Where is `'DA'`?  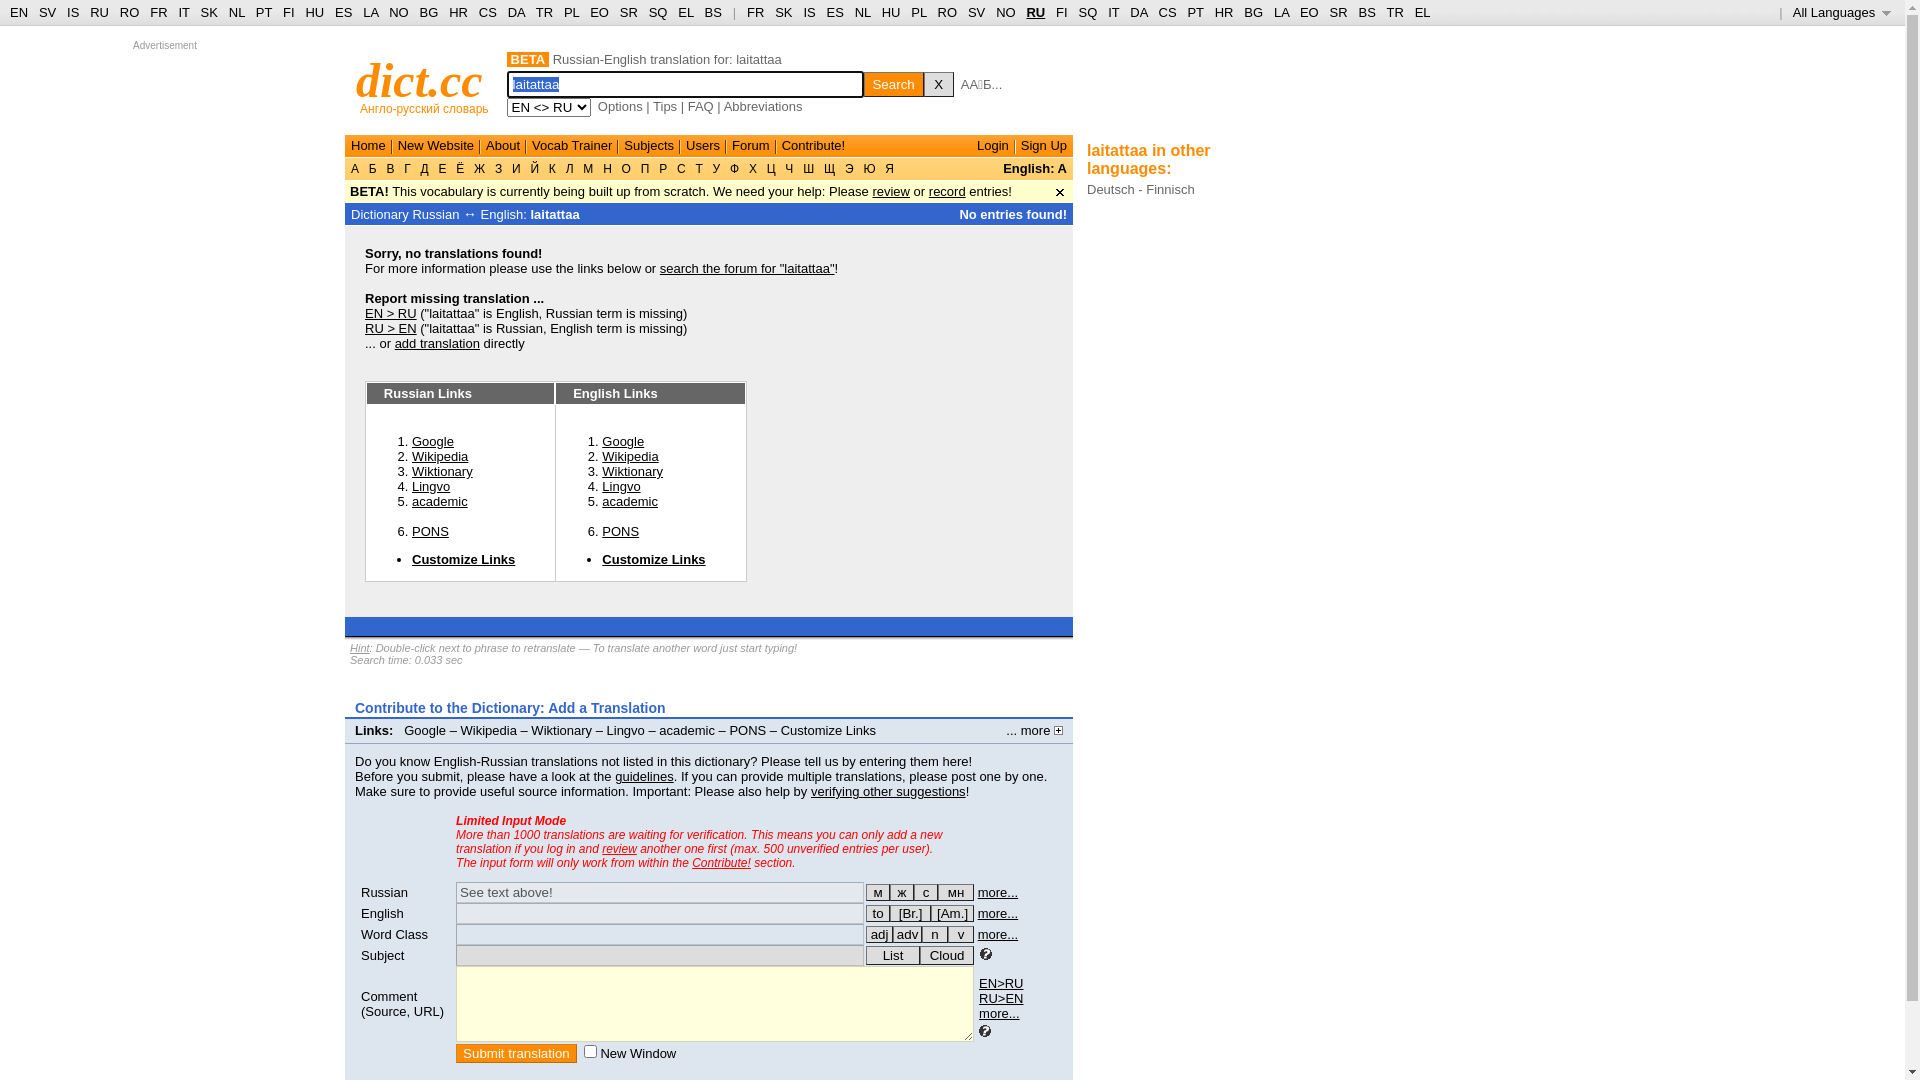
'DA' is located at coordinates (516, 12).